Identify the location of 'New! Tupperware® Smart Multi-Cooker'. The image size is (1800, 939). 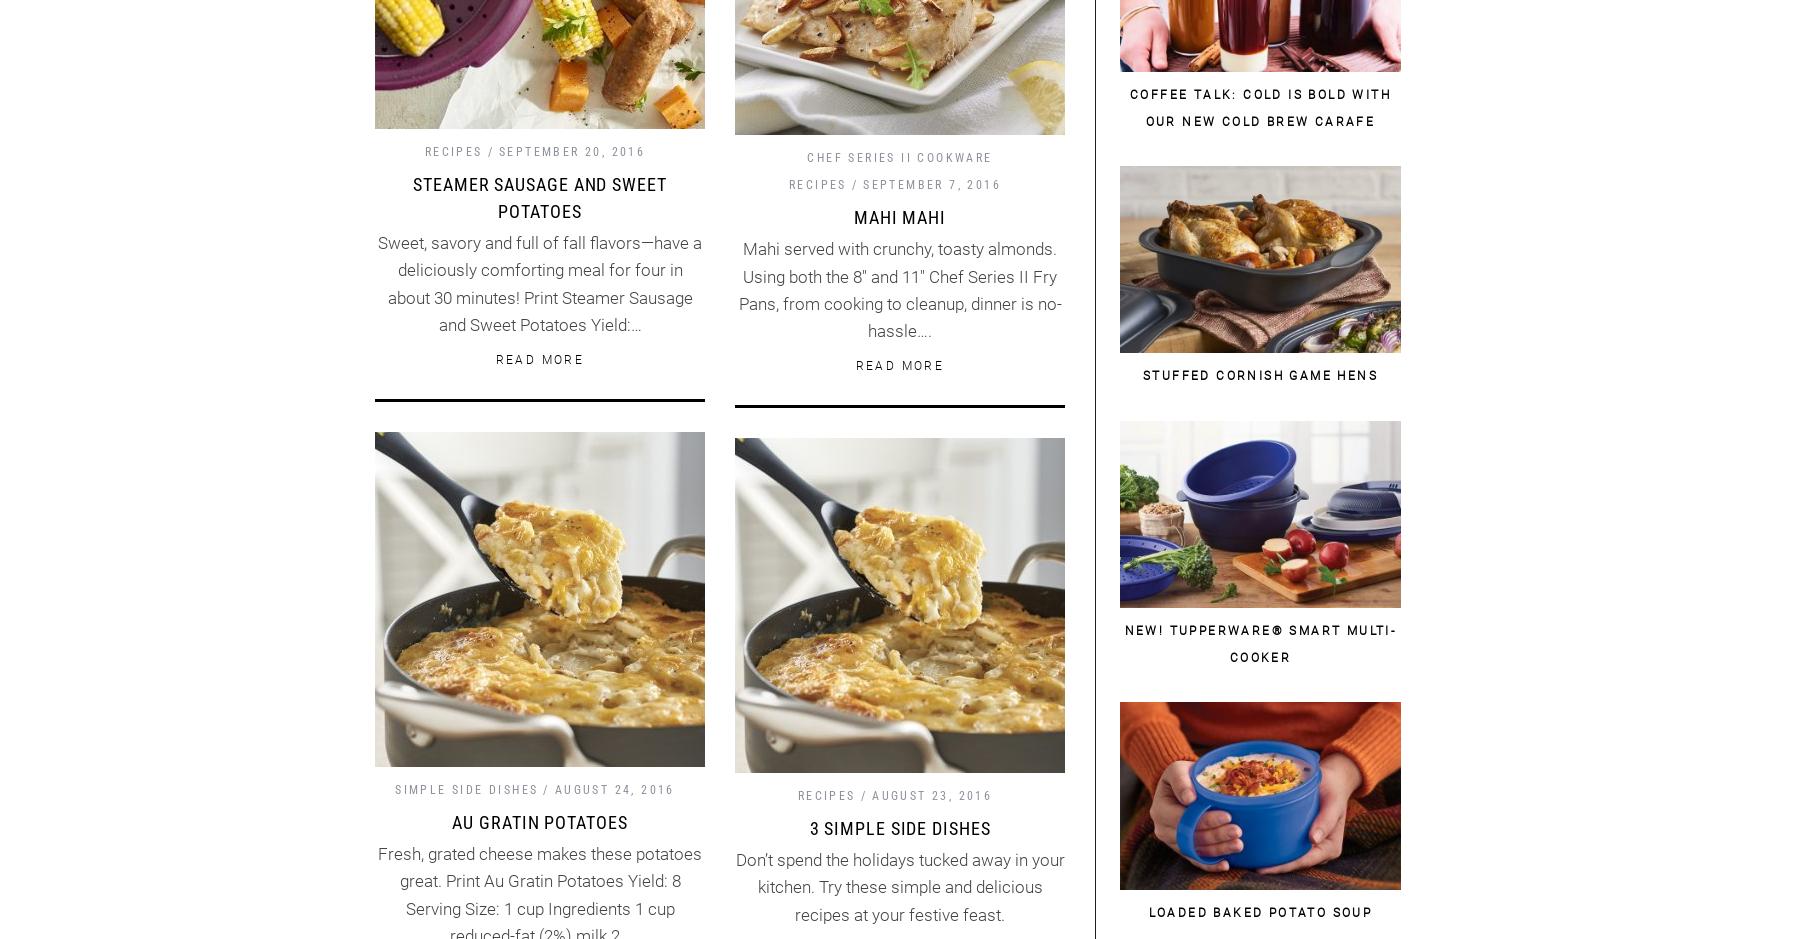
(1260, 642).